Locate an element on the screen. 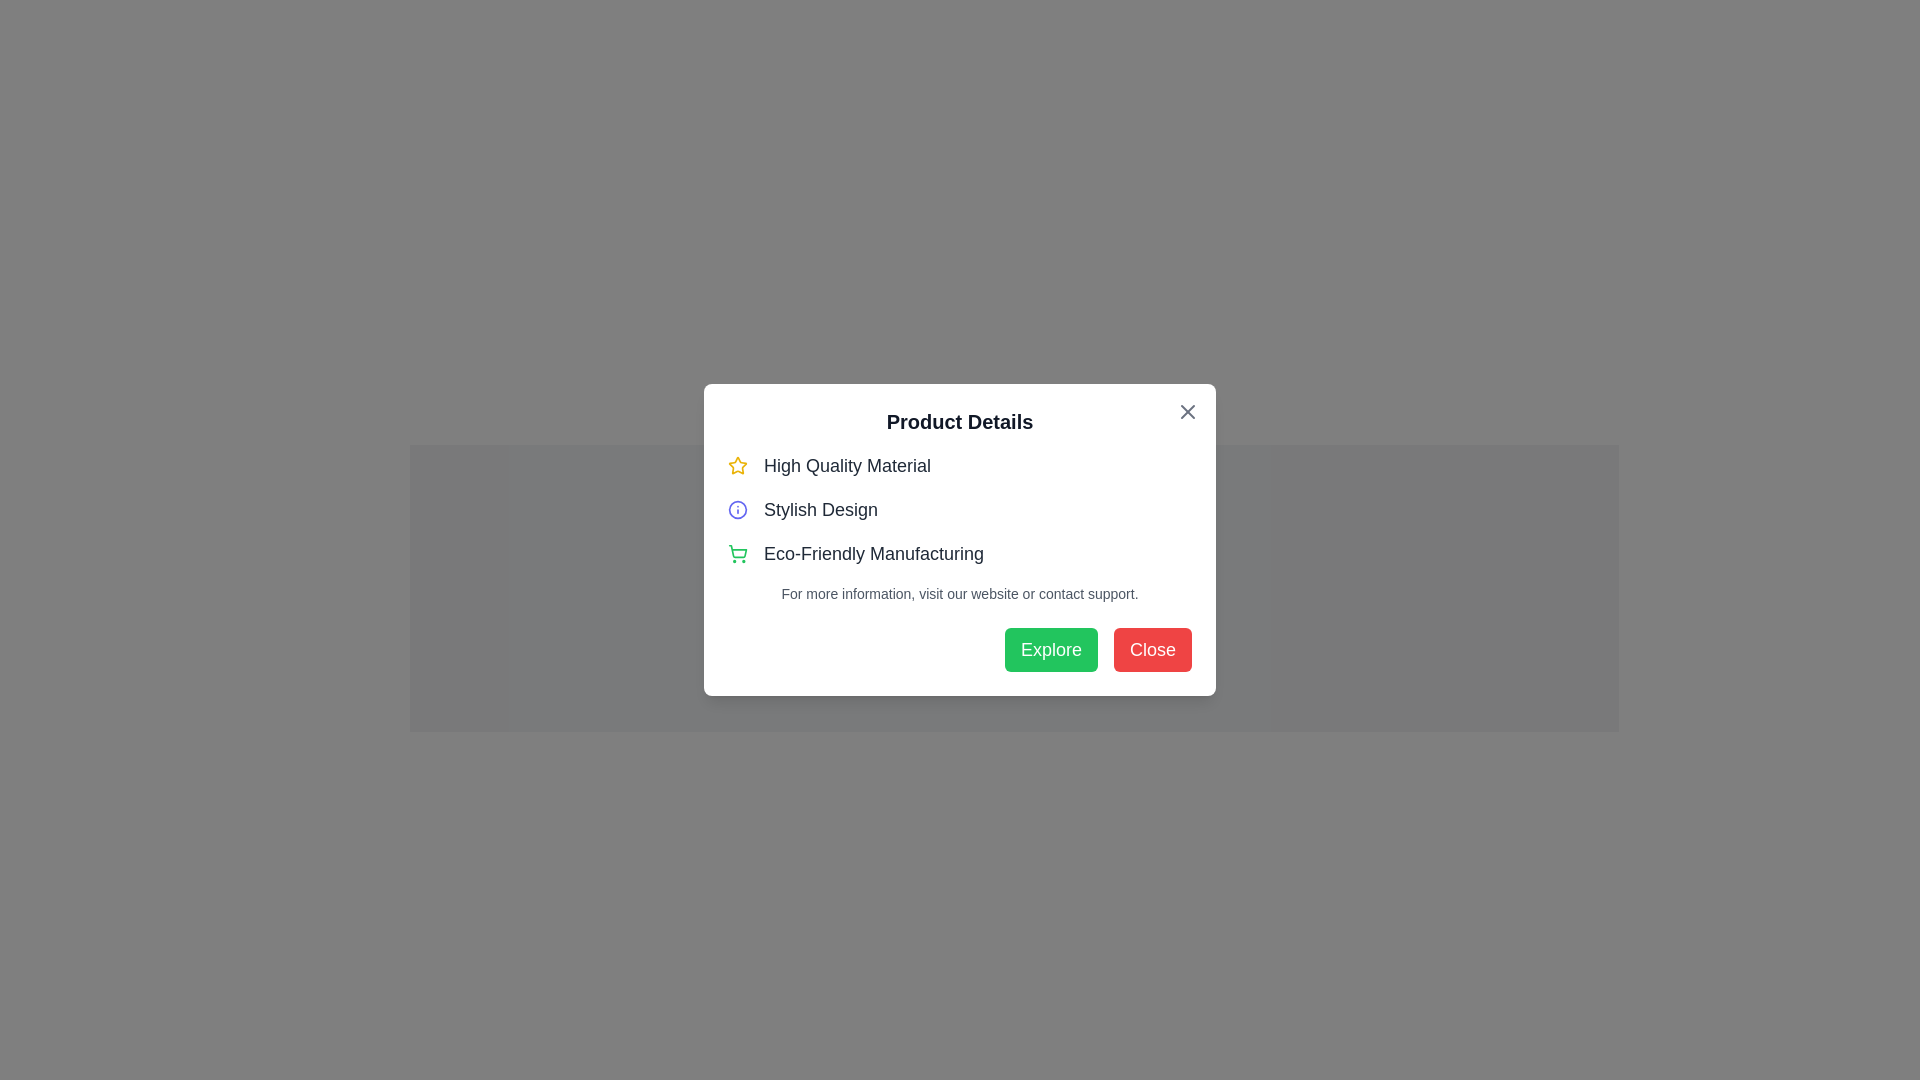  the shopping cart icon's body frame, which is a green curved rectangle indicating its active state, for interaction is located at coordinates (737, 551).